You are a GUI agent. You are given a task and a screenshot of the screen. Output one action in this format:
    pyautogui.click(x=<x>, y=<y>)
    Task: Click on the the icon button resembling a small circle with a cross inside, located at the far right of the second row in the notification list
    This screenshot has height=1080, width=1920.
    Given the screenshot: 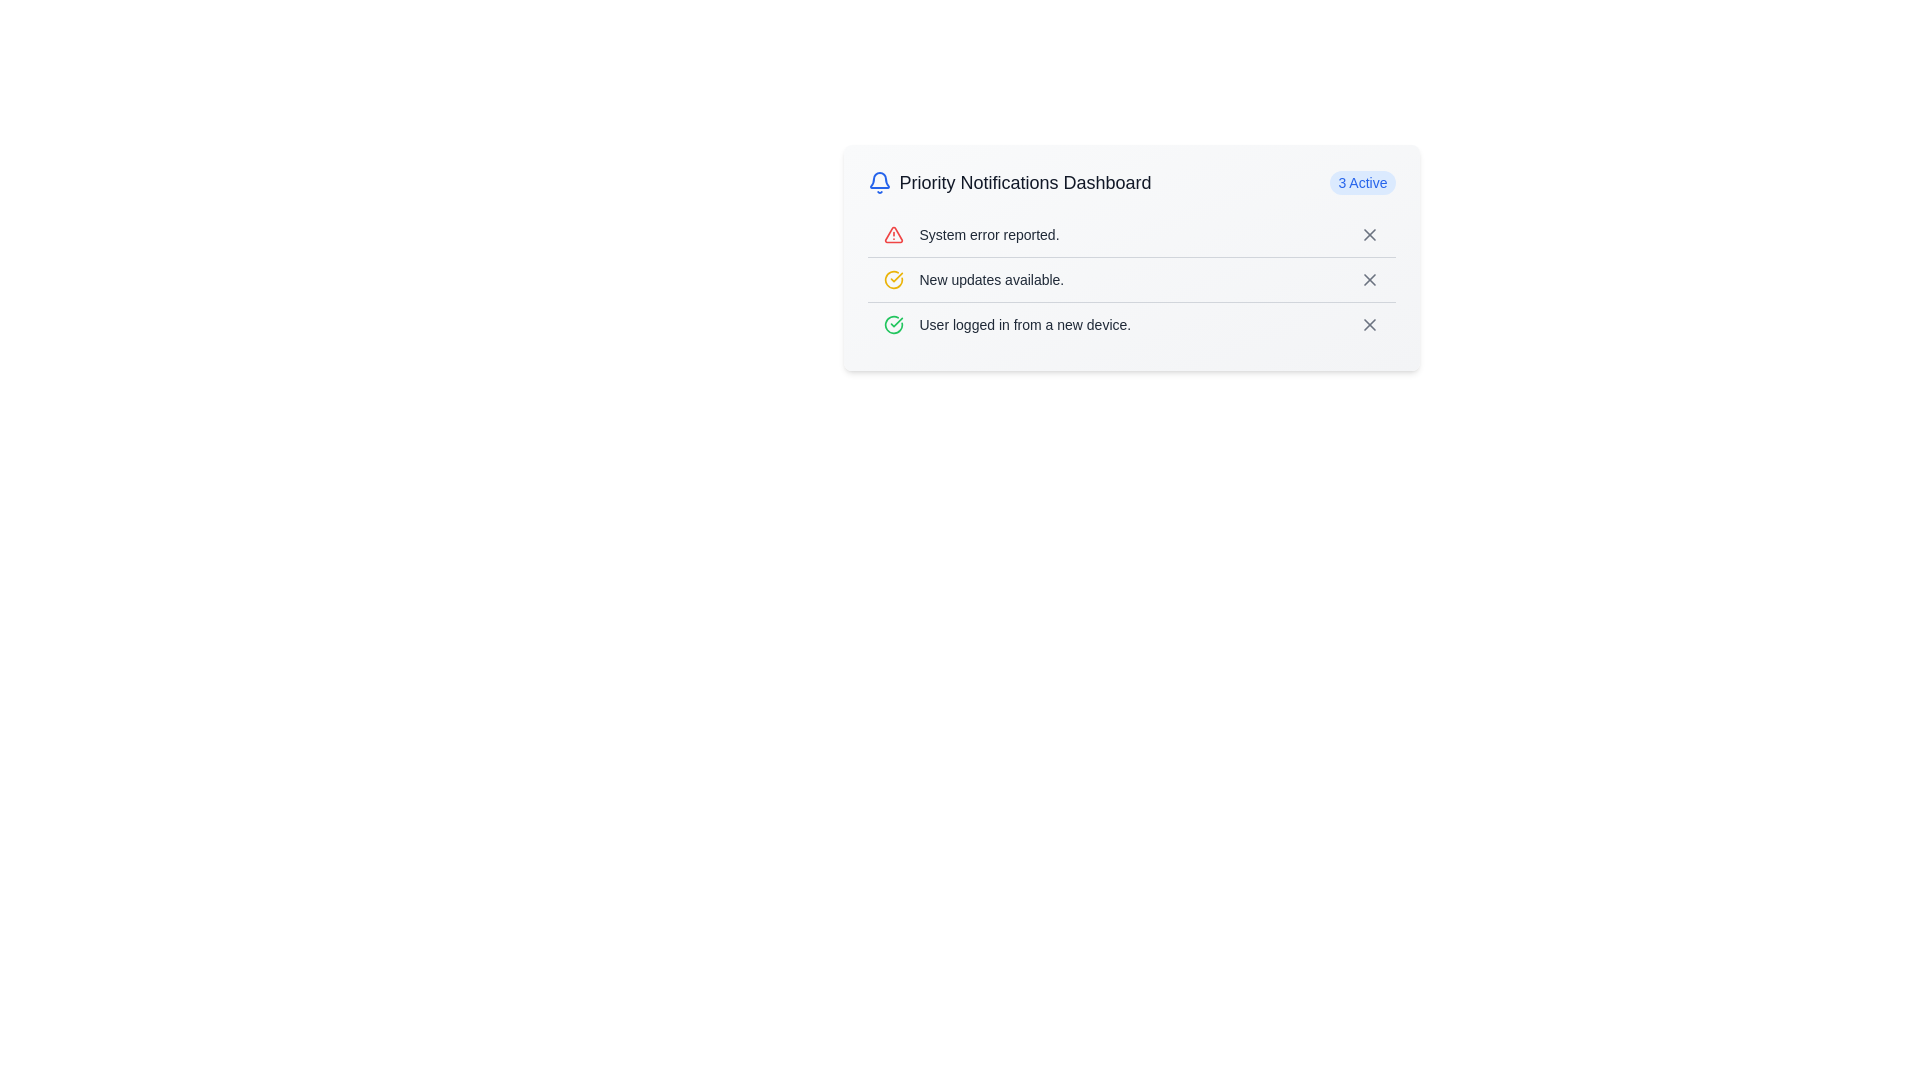 What is the action you would take?
    pyautogui.click(x=1368, y=280)
    